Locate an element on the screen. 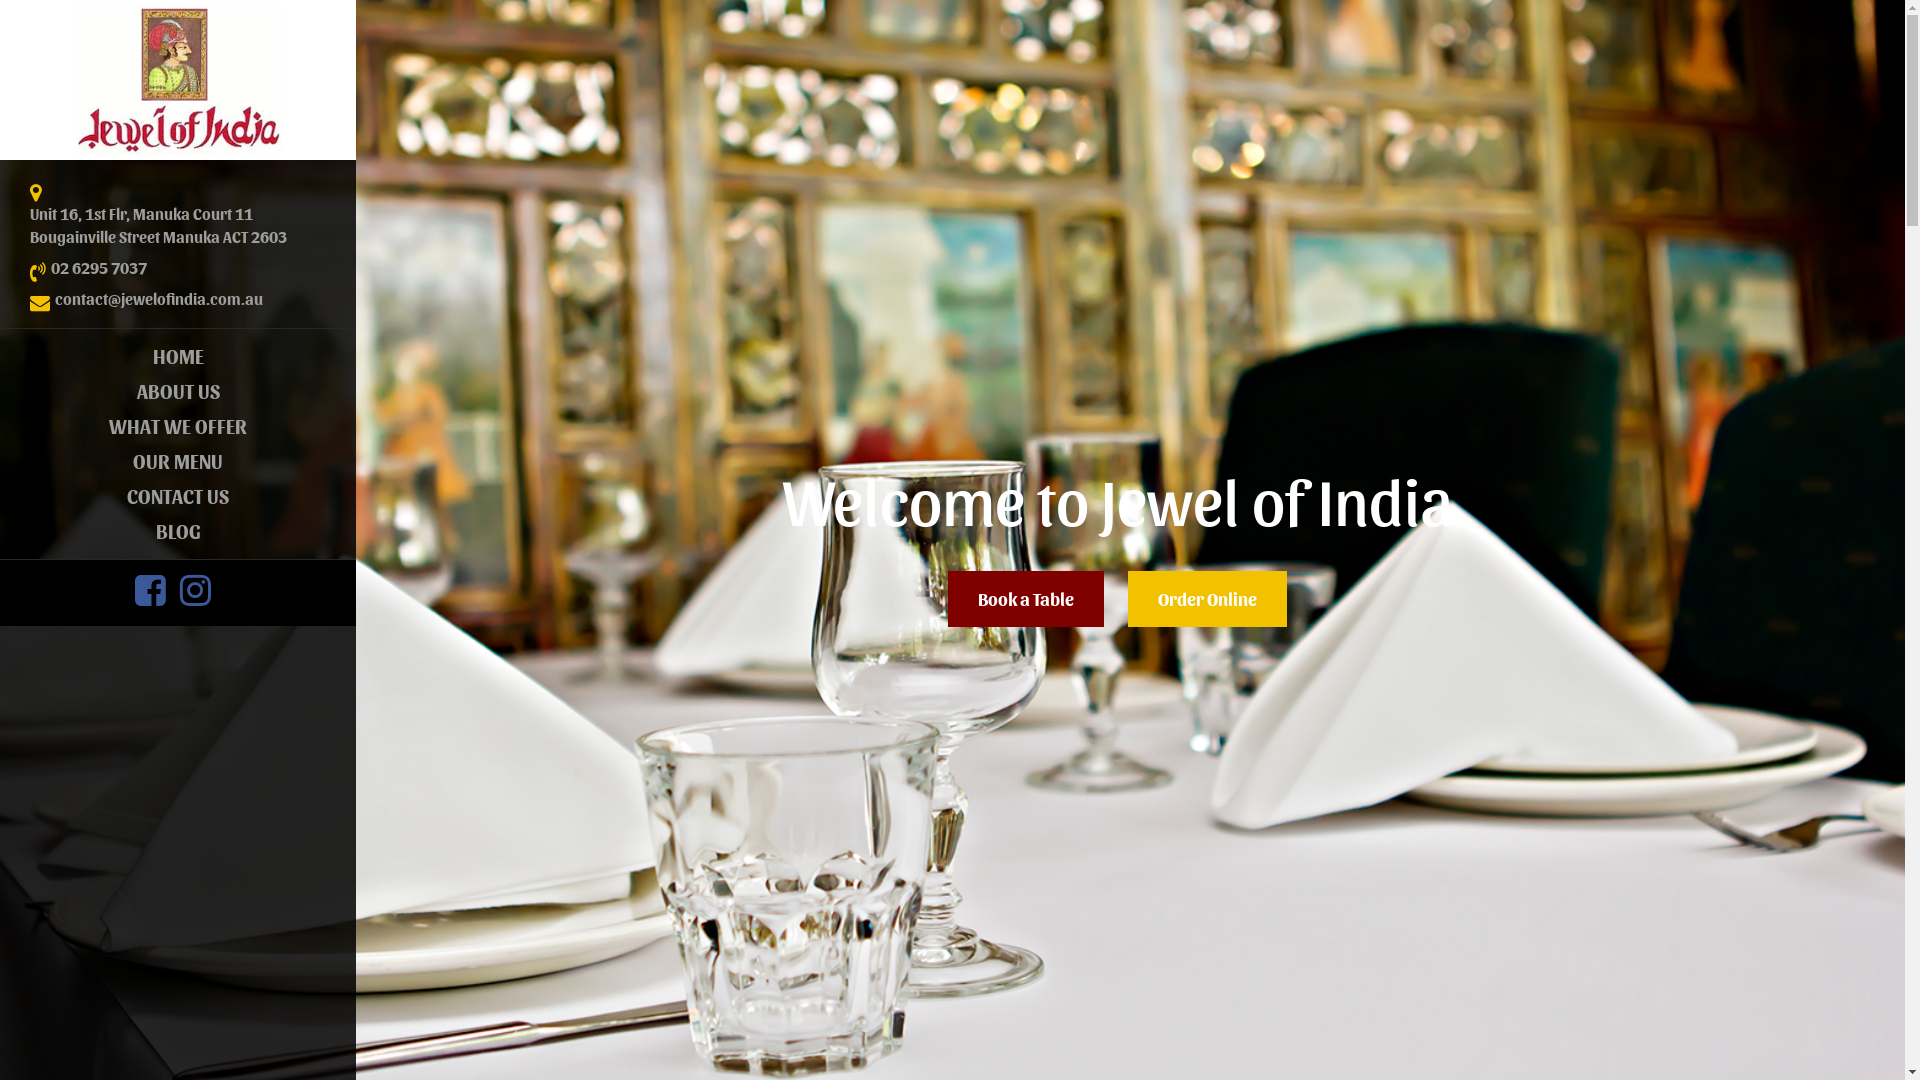  'Book a Table' is located at coordinates (1026, 597).